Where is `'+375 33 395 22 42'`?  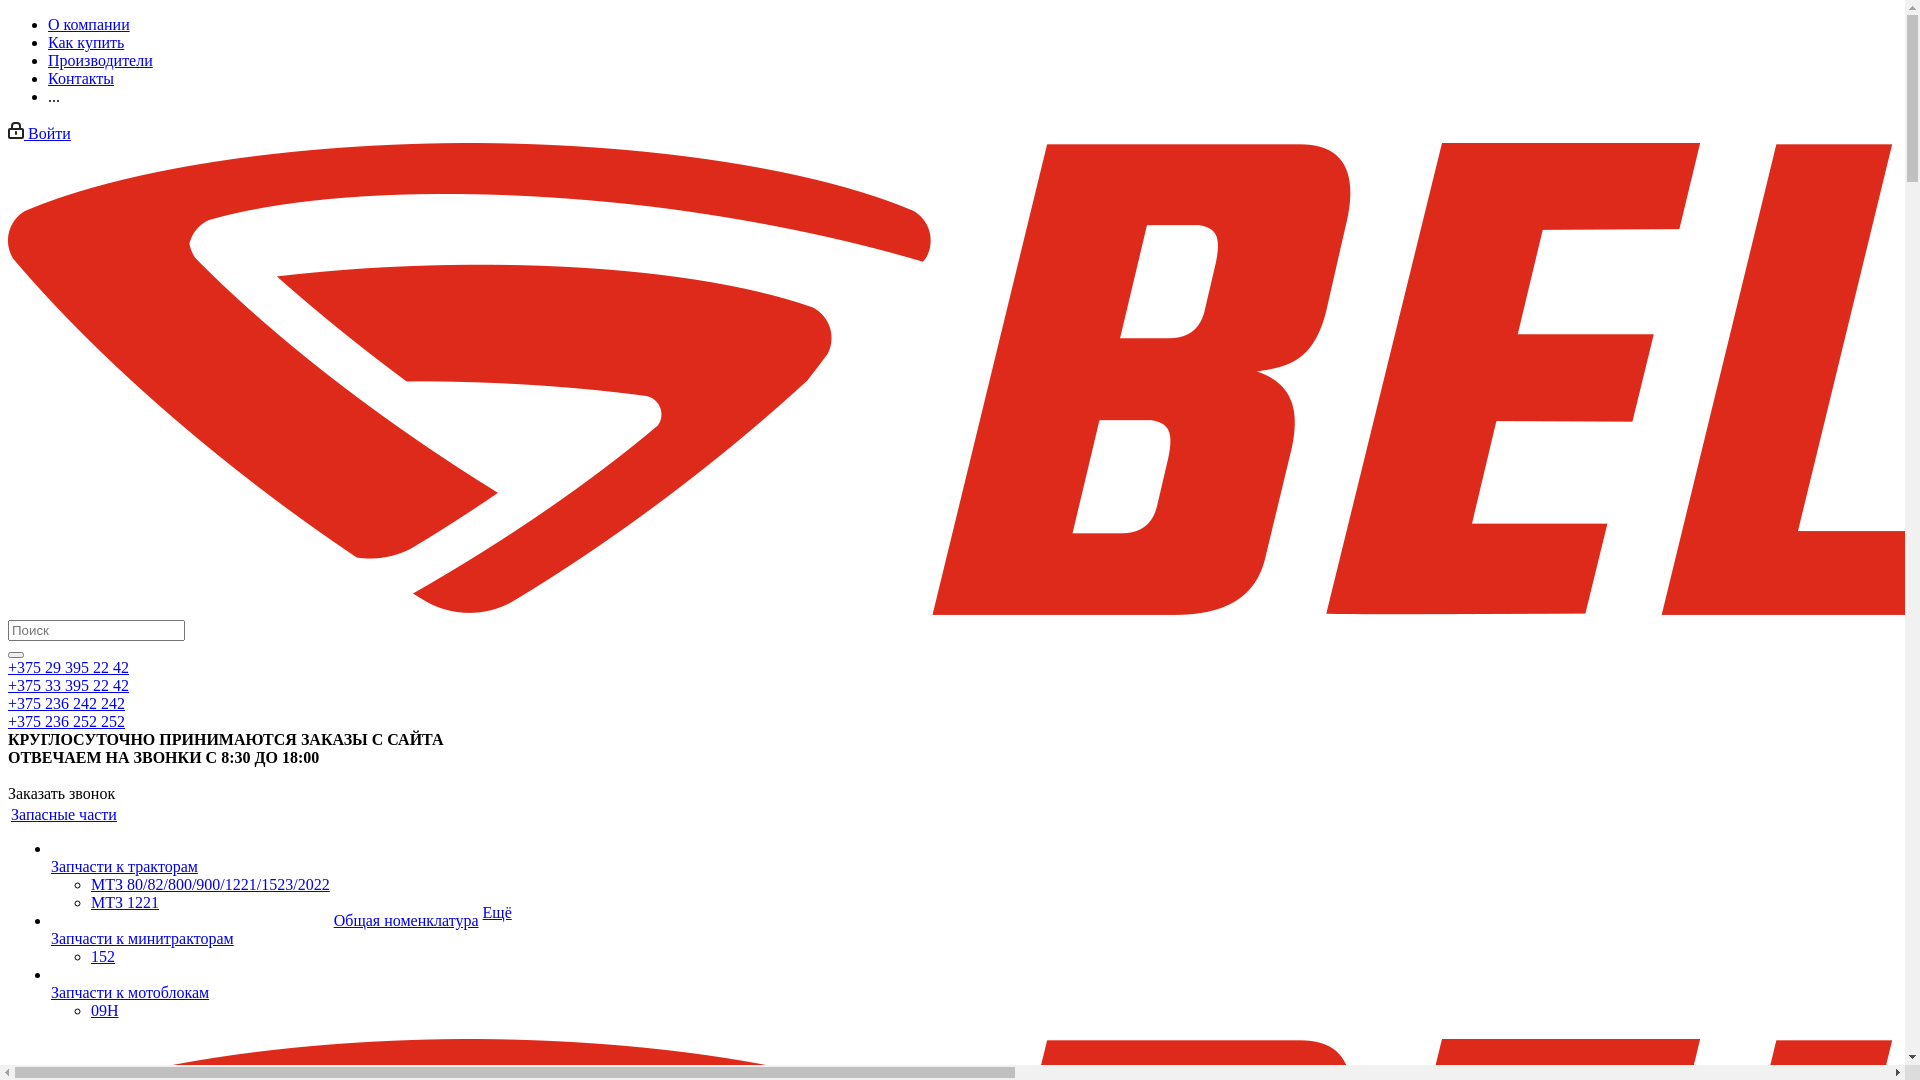
'+375 33 395 22 42' is located at coordinates (68, 684).